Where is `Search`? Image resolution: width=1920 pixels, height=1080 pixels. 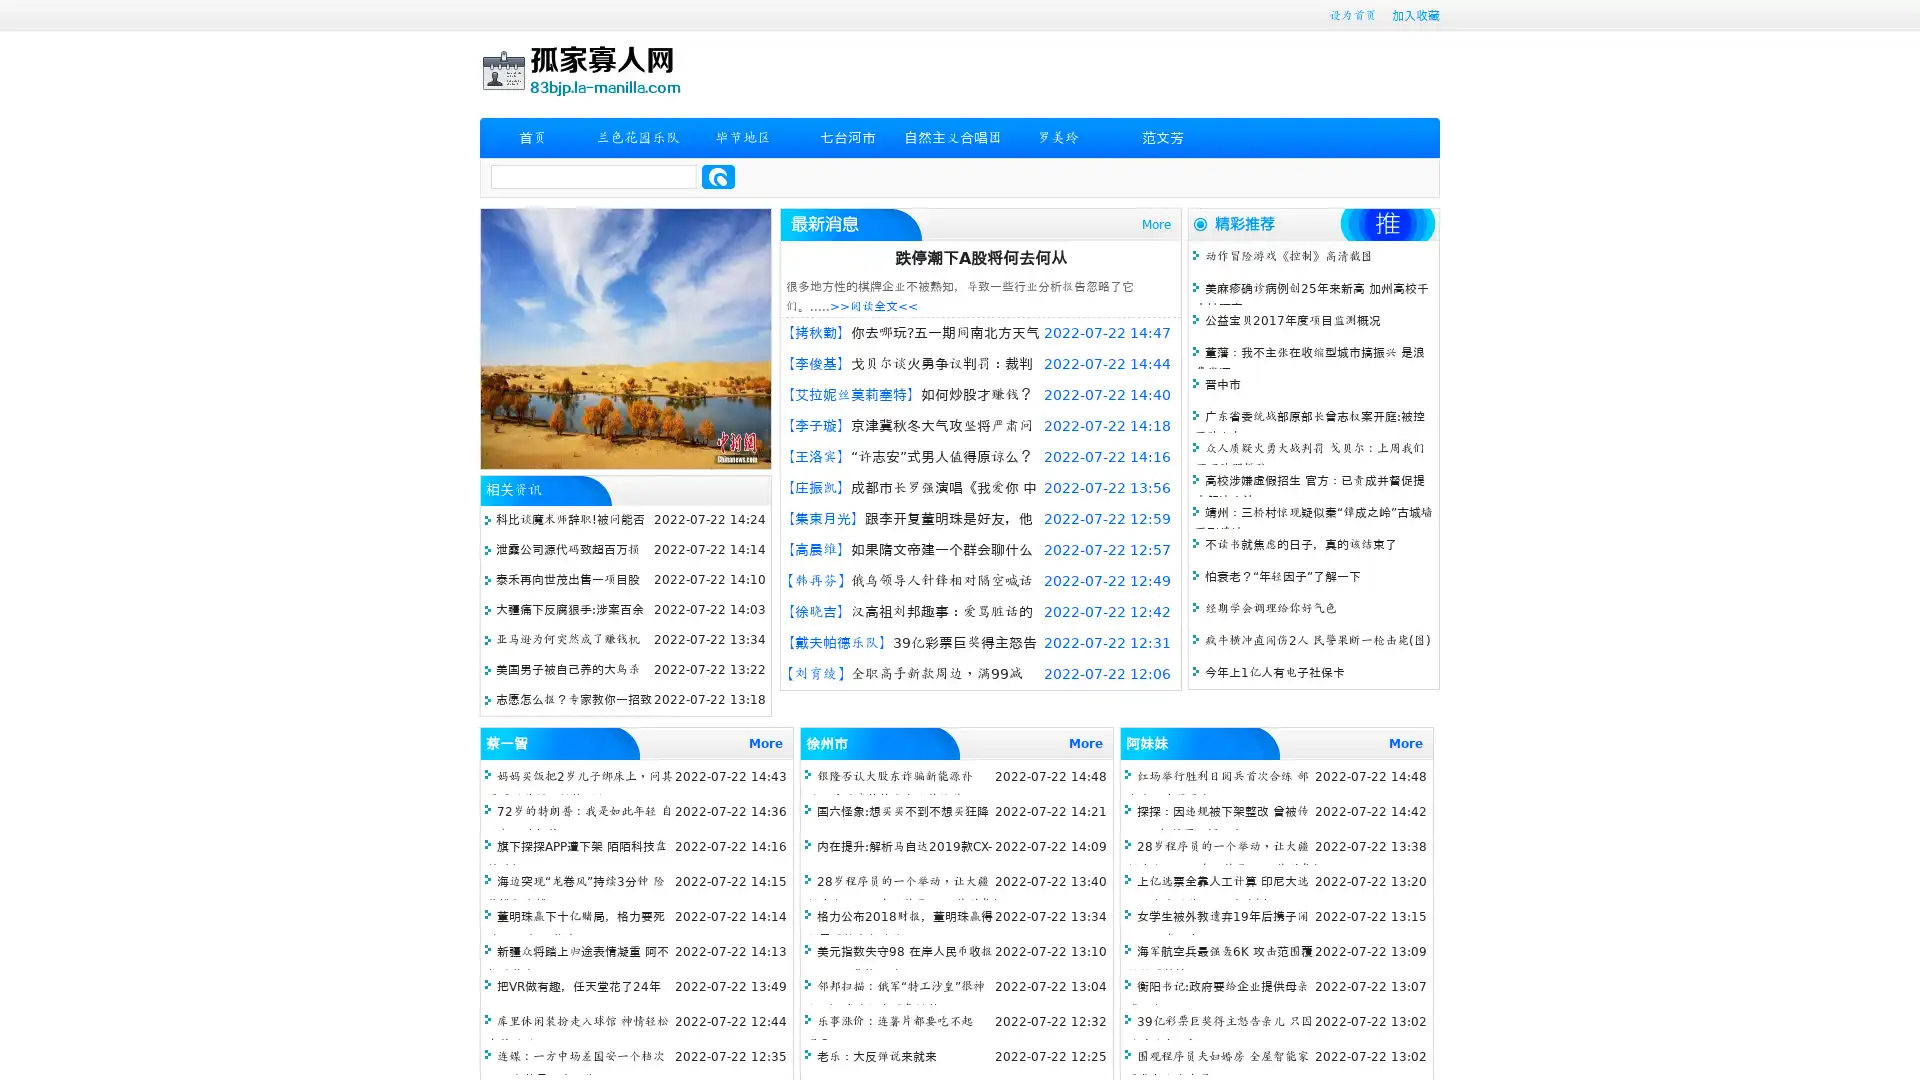
Search is located at coordinates (718, 176).